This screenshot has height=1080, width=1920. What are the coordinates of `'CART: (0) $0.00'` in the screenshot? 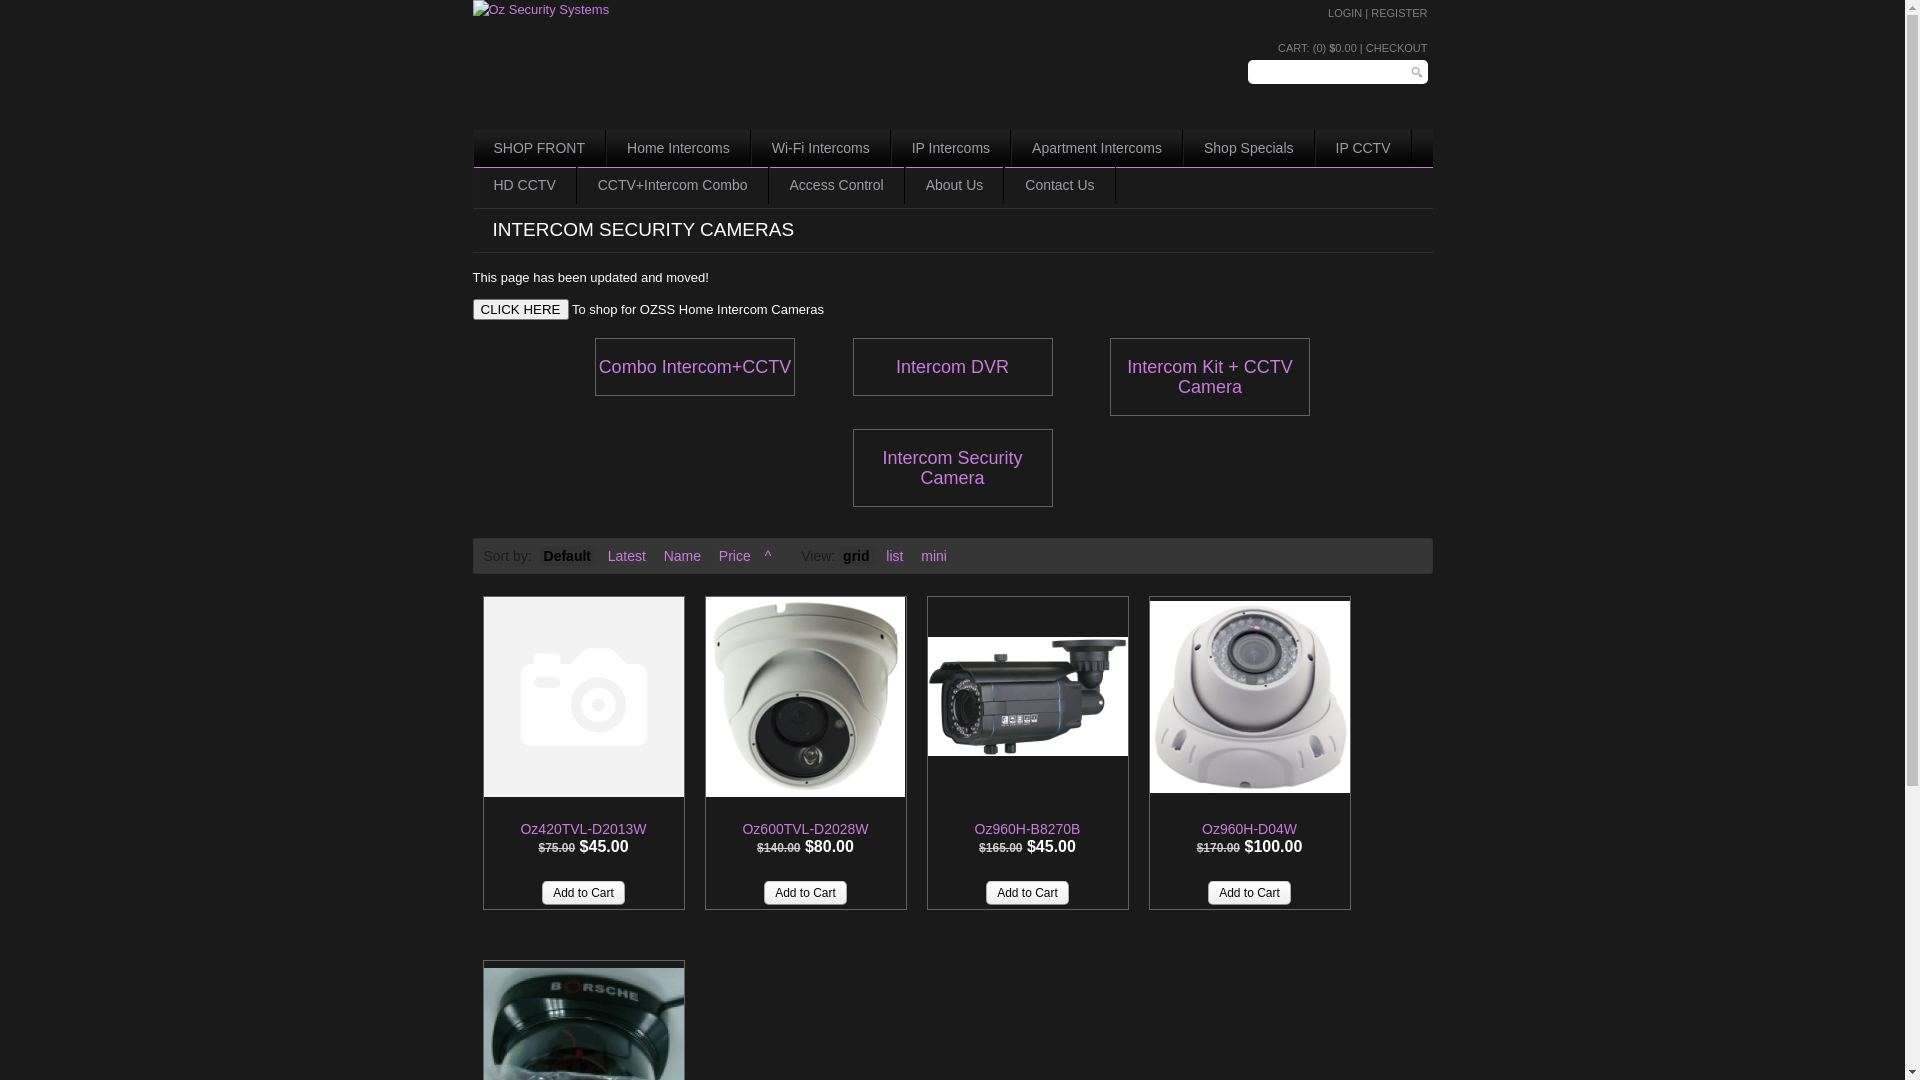 It's located at (1317, 46).